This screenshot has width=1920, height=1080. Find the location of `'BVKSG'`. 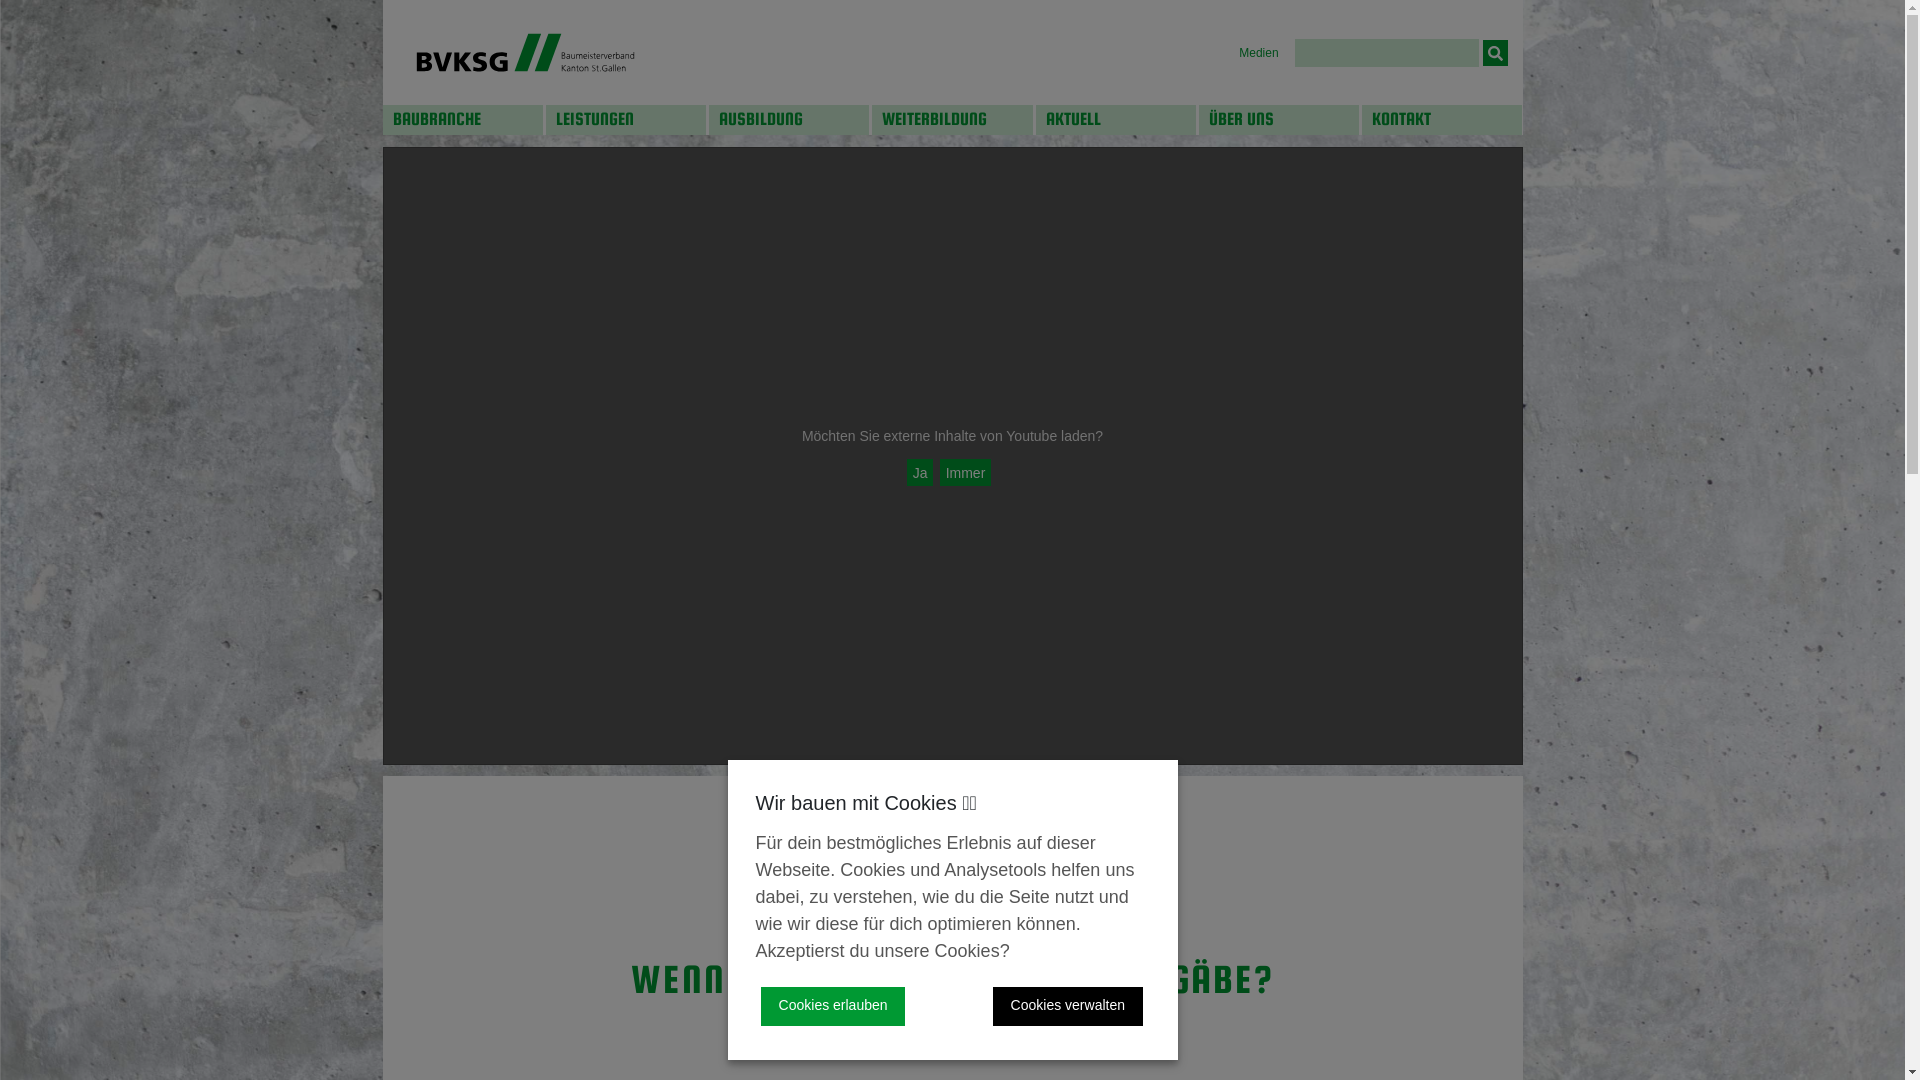

'BVKSG' is located at coordinates (524, 51).